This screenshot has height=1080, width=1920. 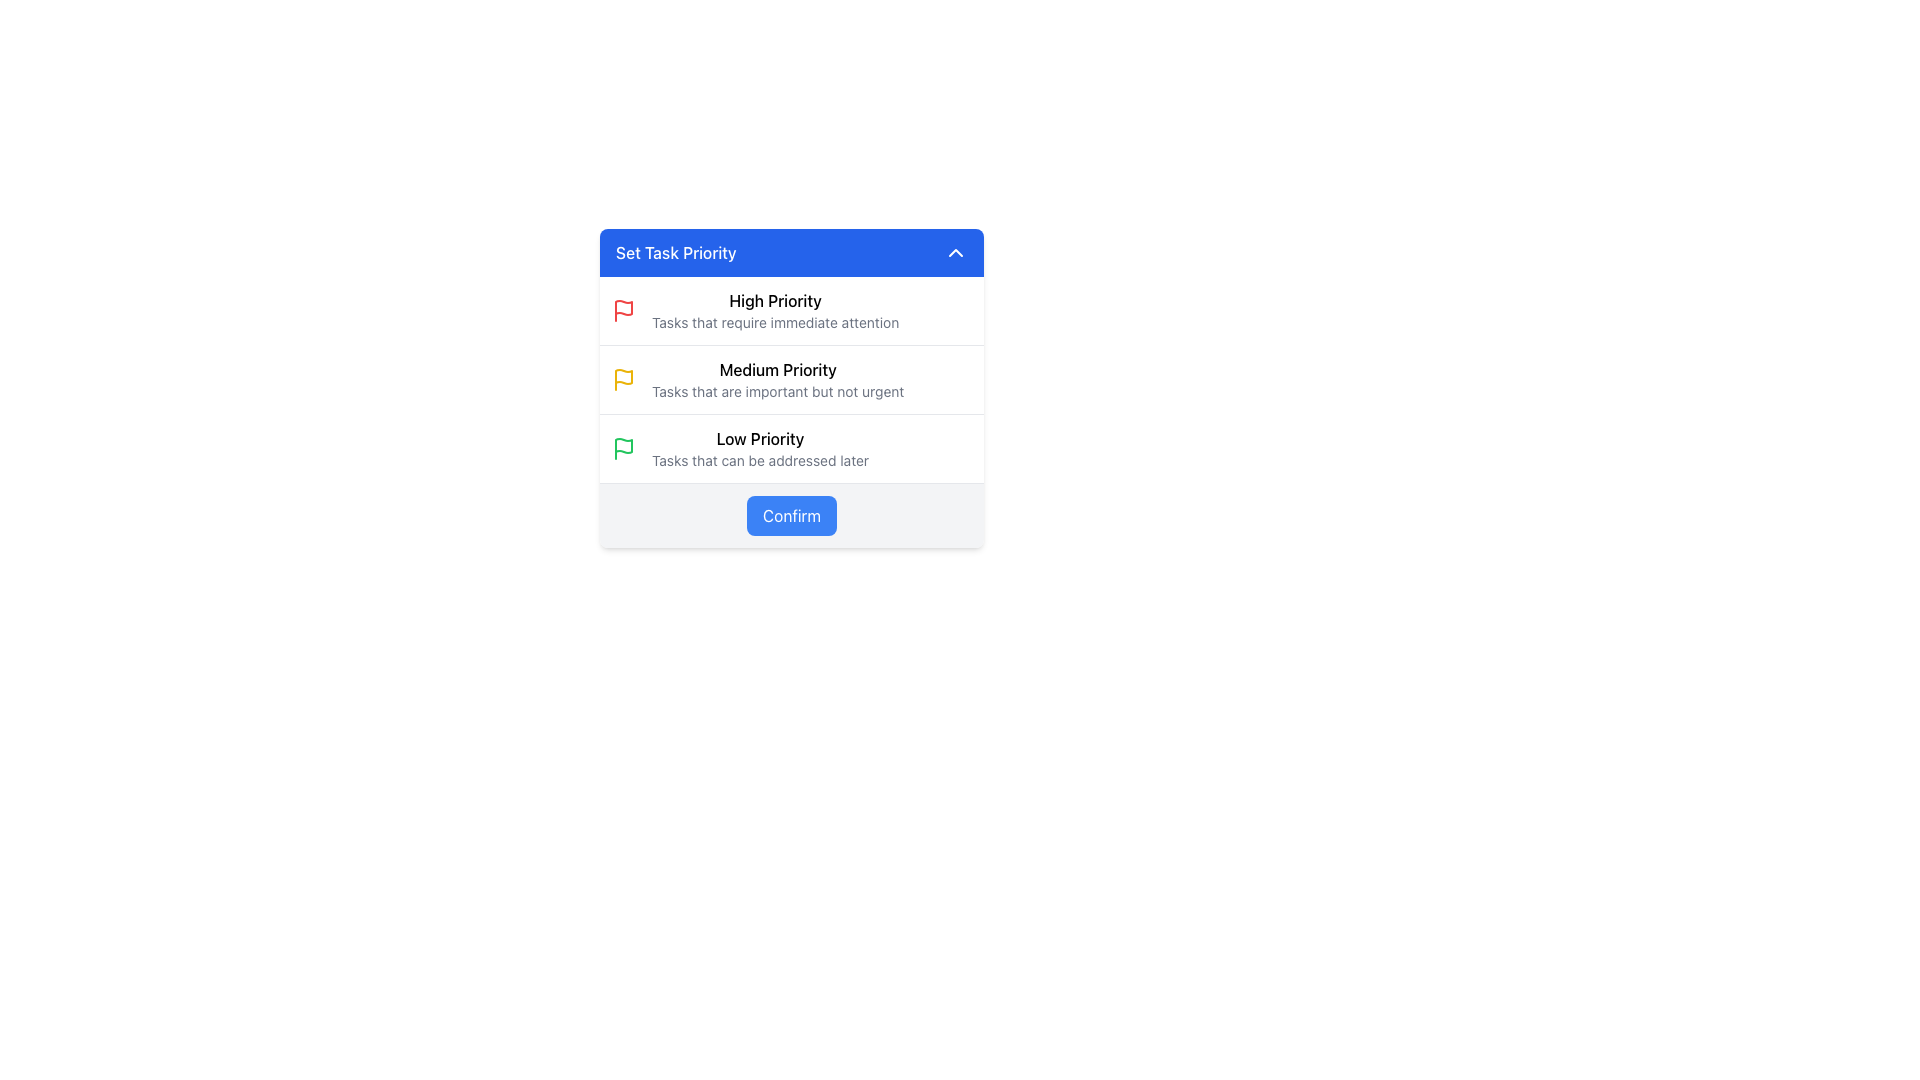 What do you see at coordinates (759, 461) in the screenshot?
I see `the text label 'Tasks that can be addressed later', which is presented in a small-sized gray font and located under the 'Low Priority' label with a green flag icon` at bounding box center [759, 461].